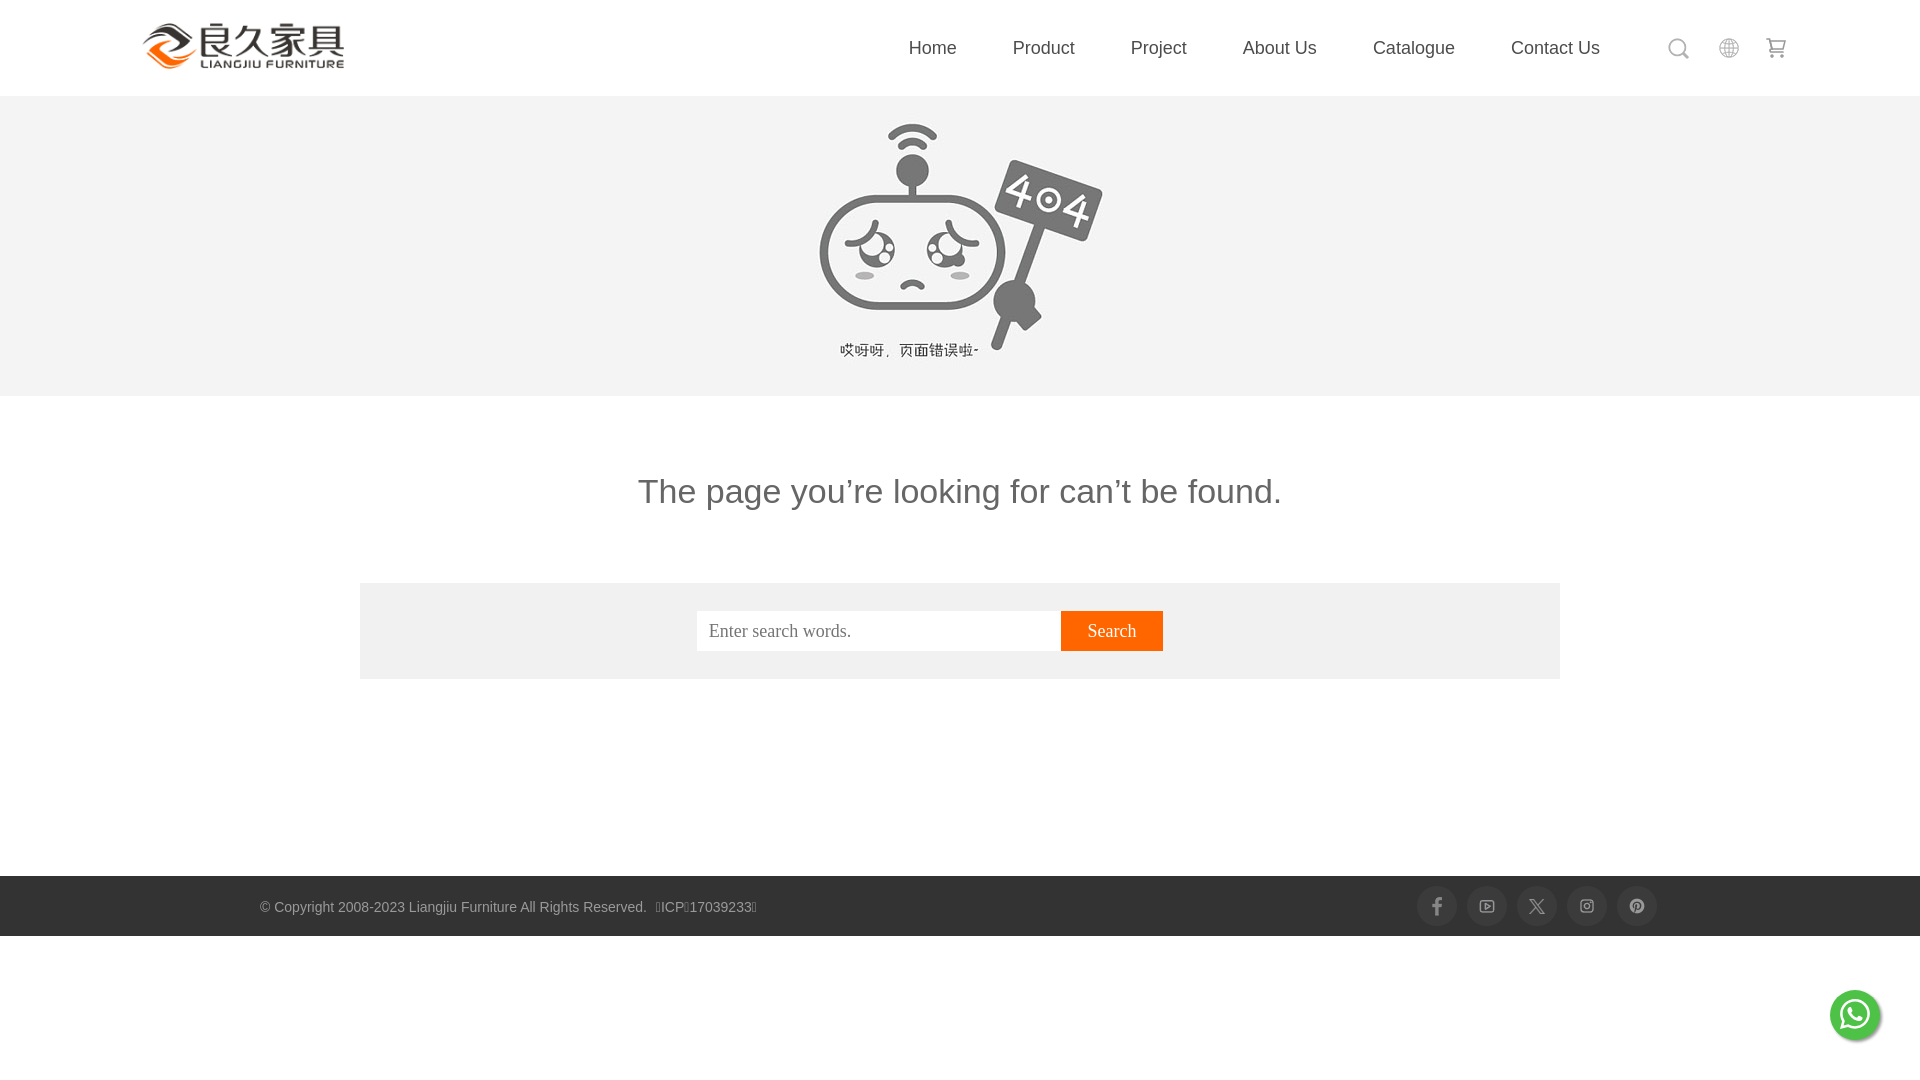  I want to click on 'Project', so click(1123, 46).